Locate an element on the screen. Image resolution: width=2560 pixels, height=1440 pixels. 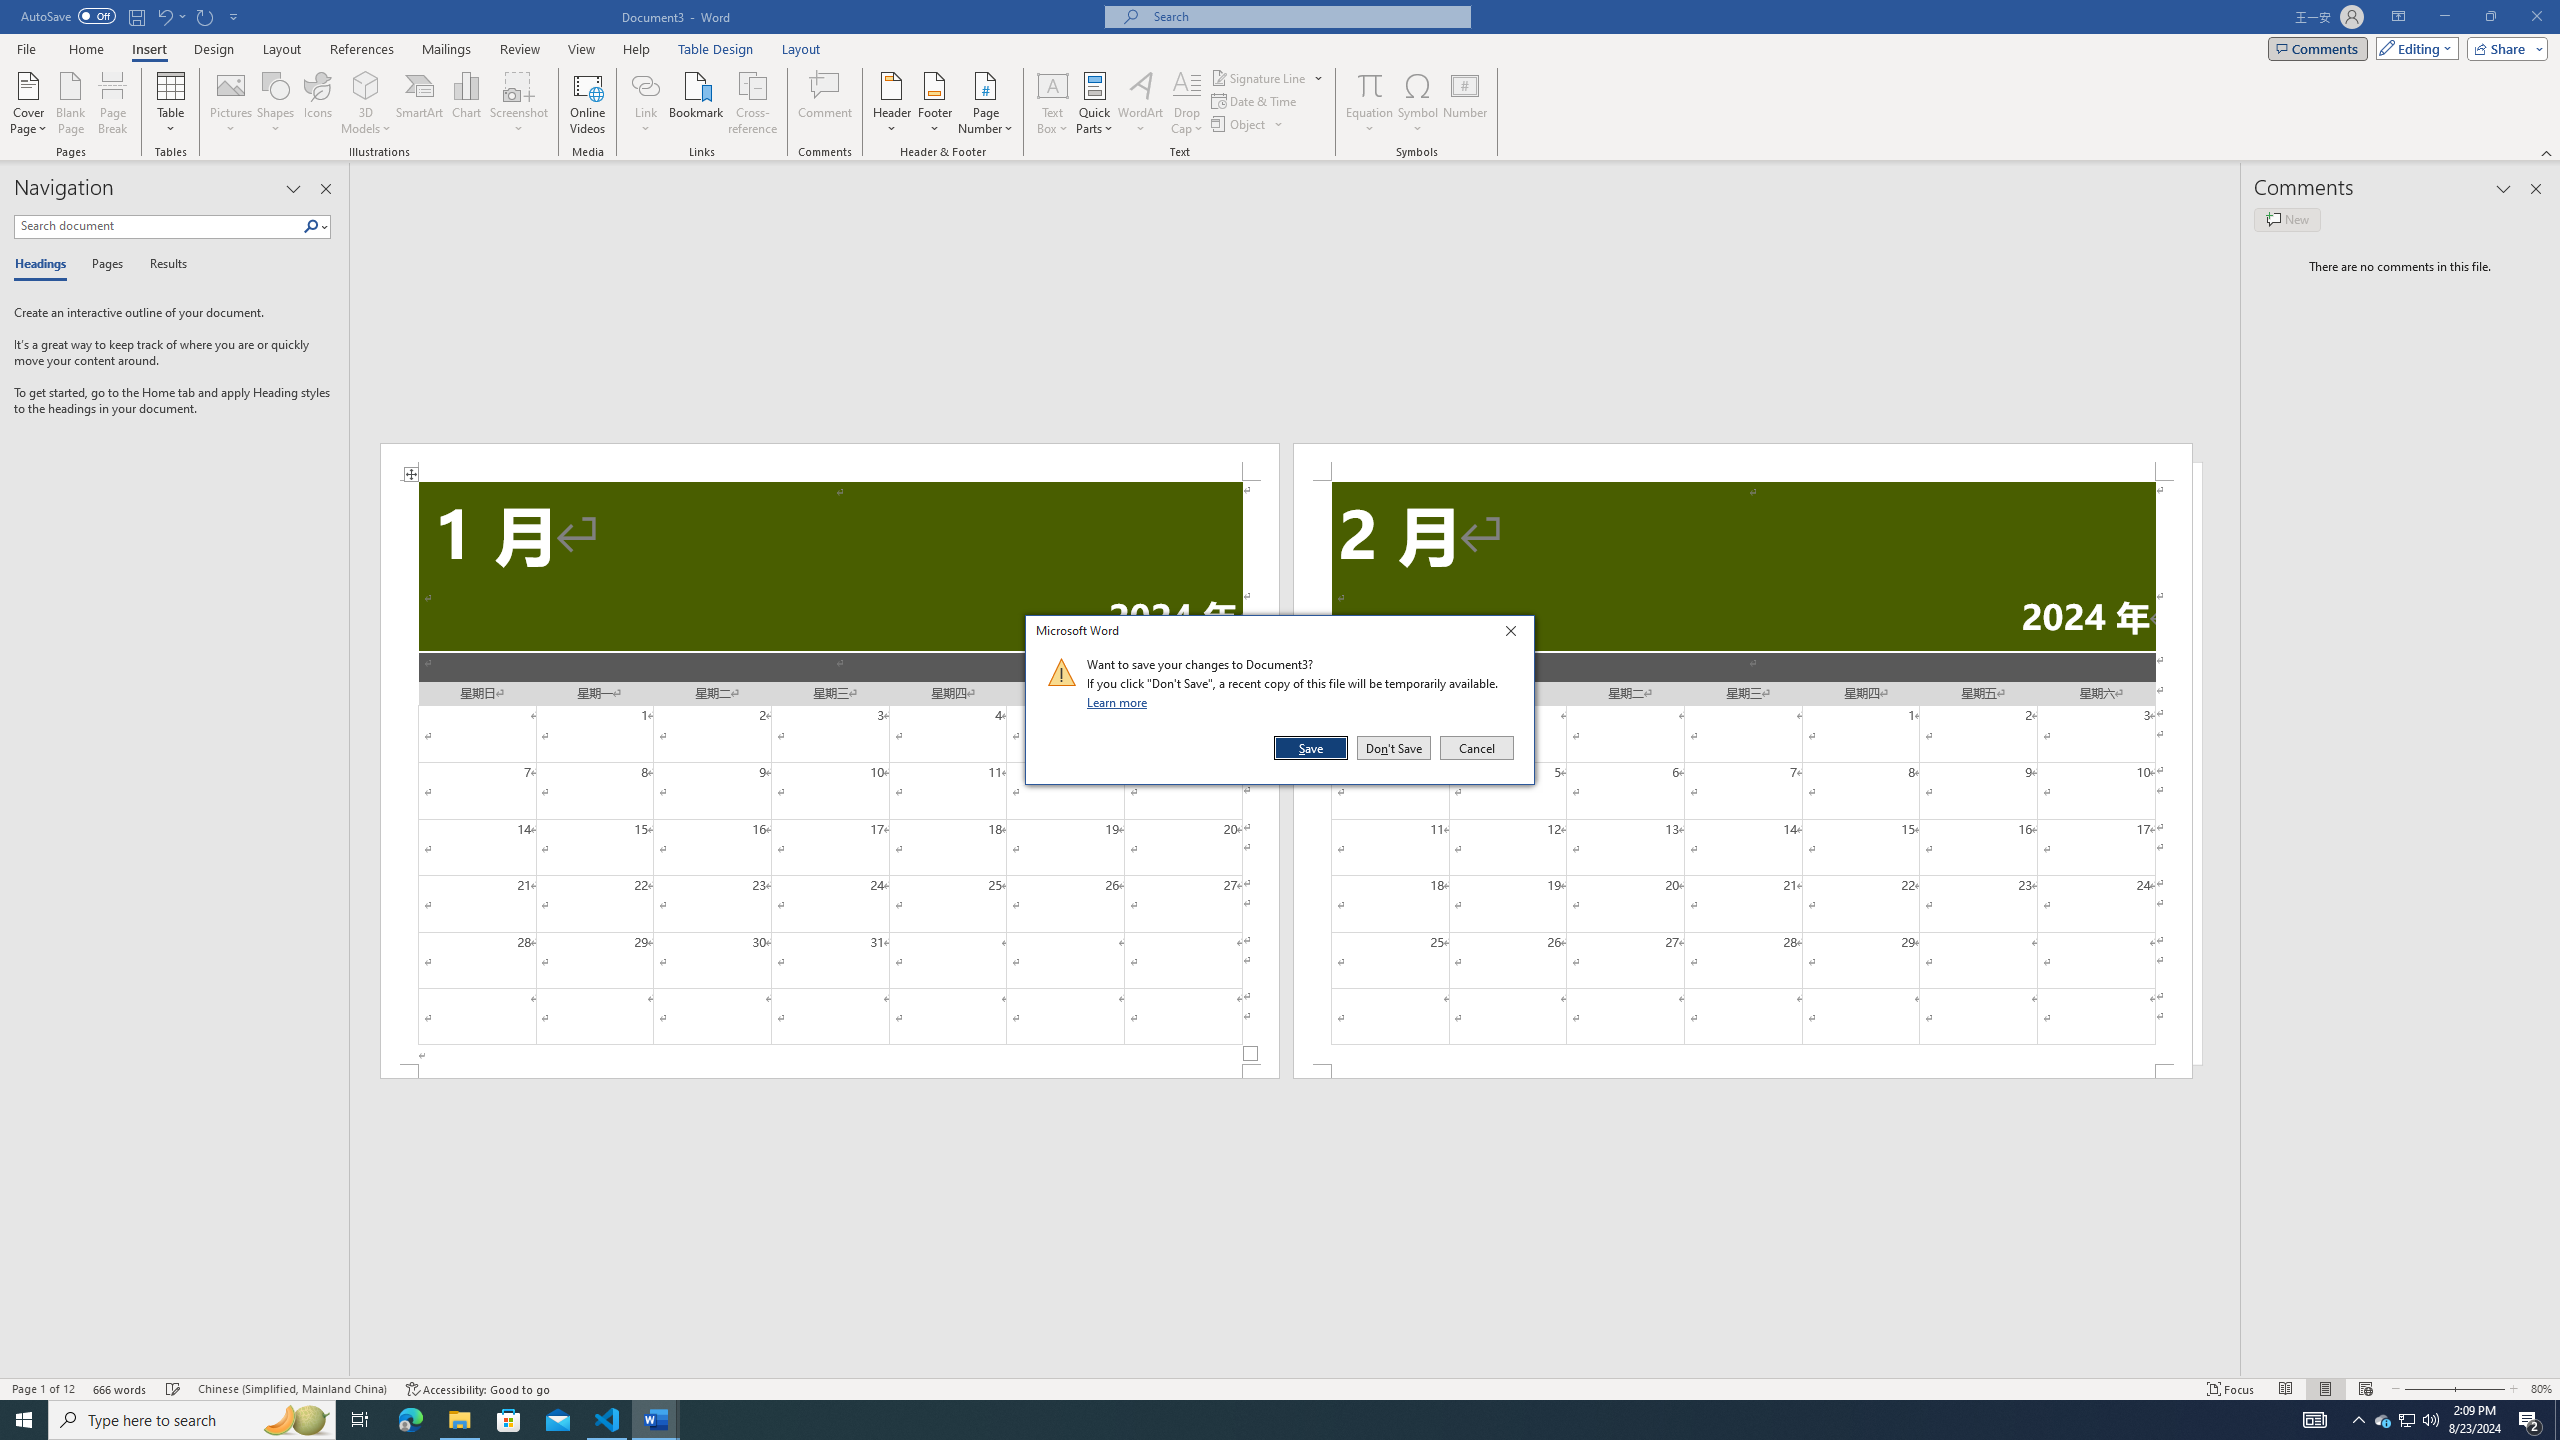
'Object...' is located at coordinates (1247, 122).